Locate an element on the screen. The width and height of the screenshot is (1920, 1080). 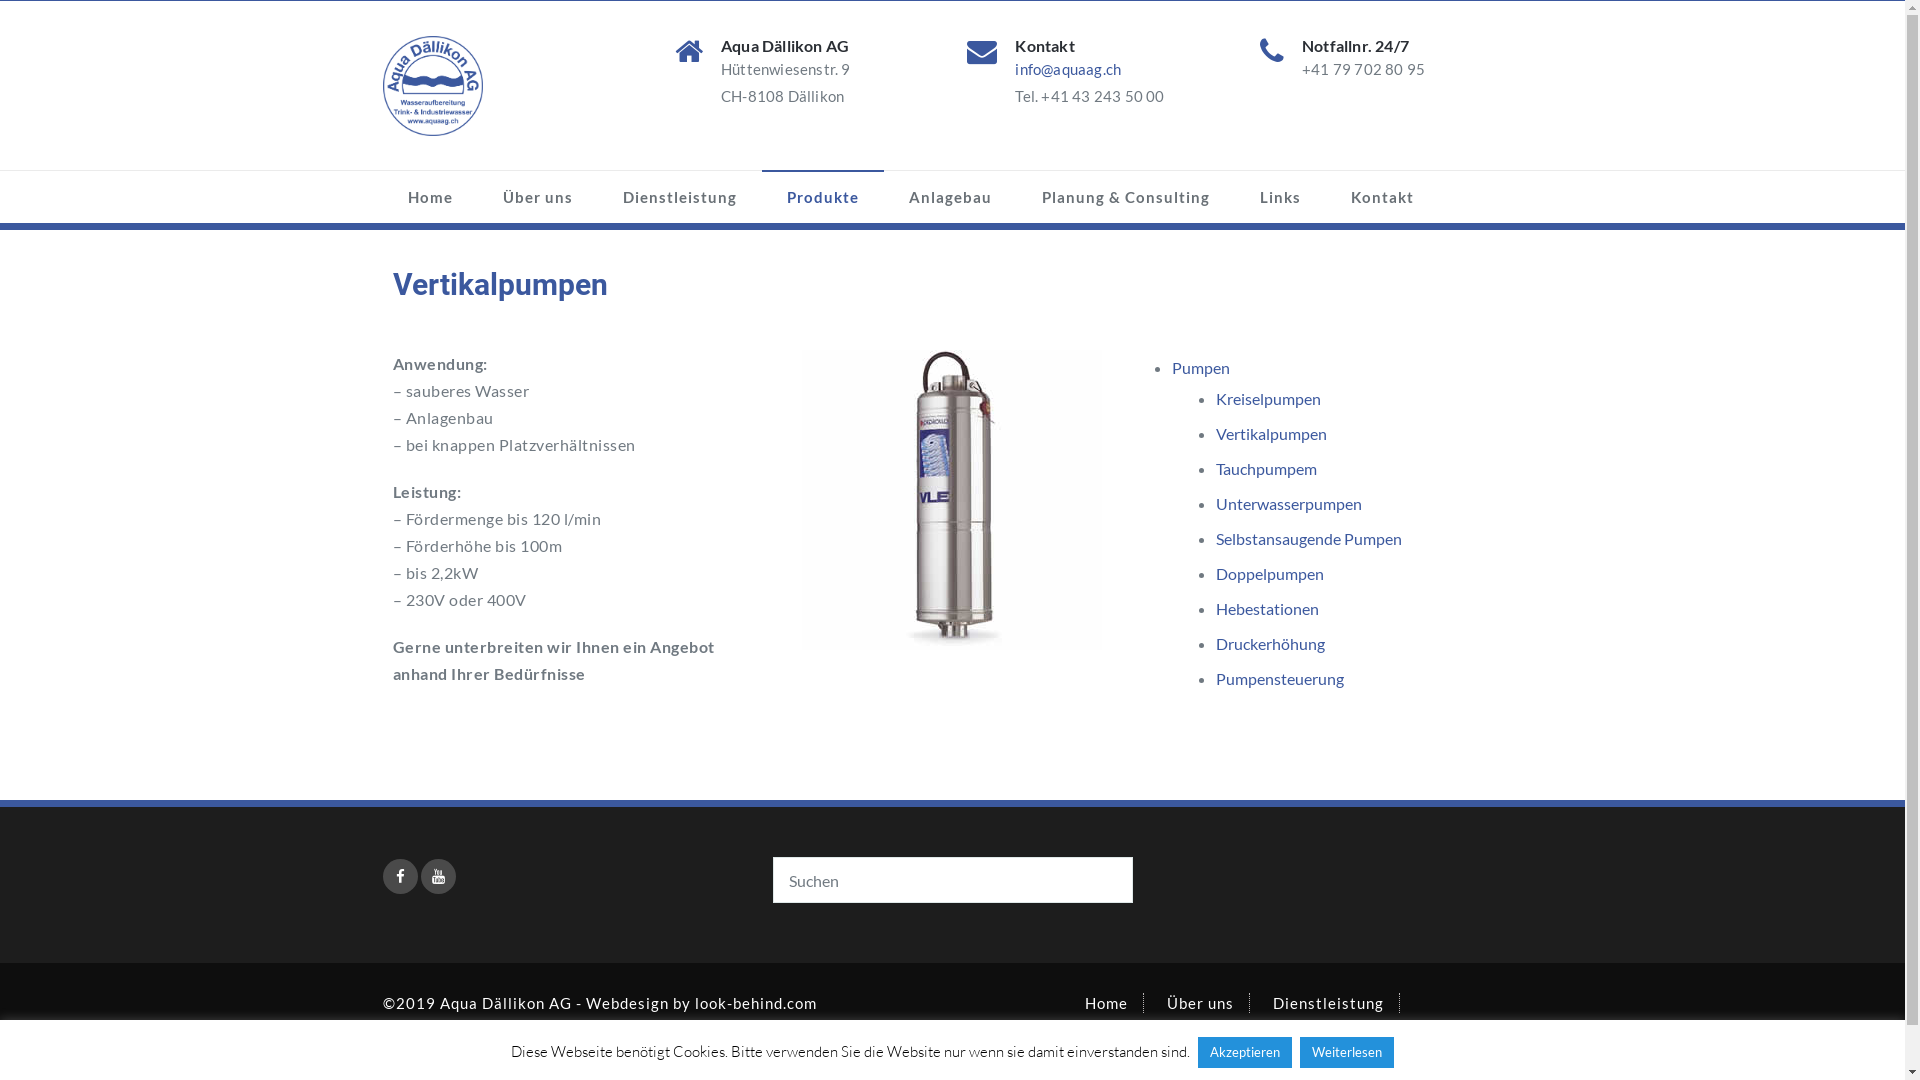
'Produkte' is located at coordinates (1118, 1041).